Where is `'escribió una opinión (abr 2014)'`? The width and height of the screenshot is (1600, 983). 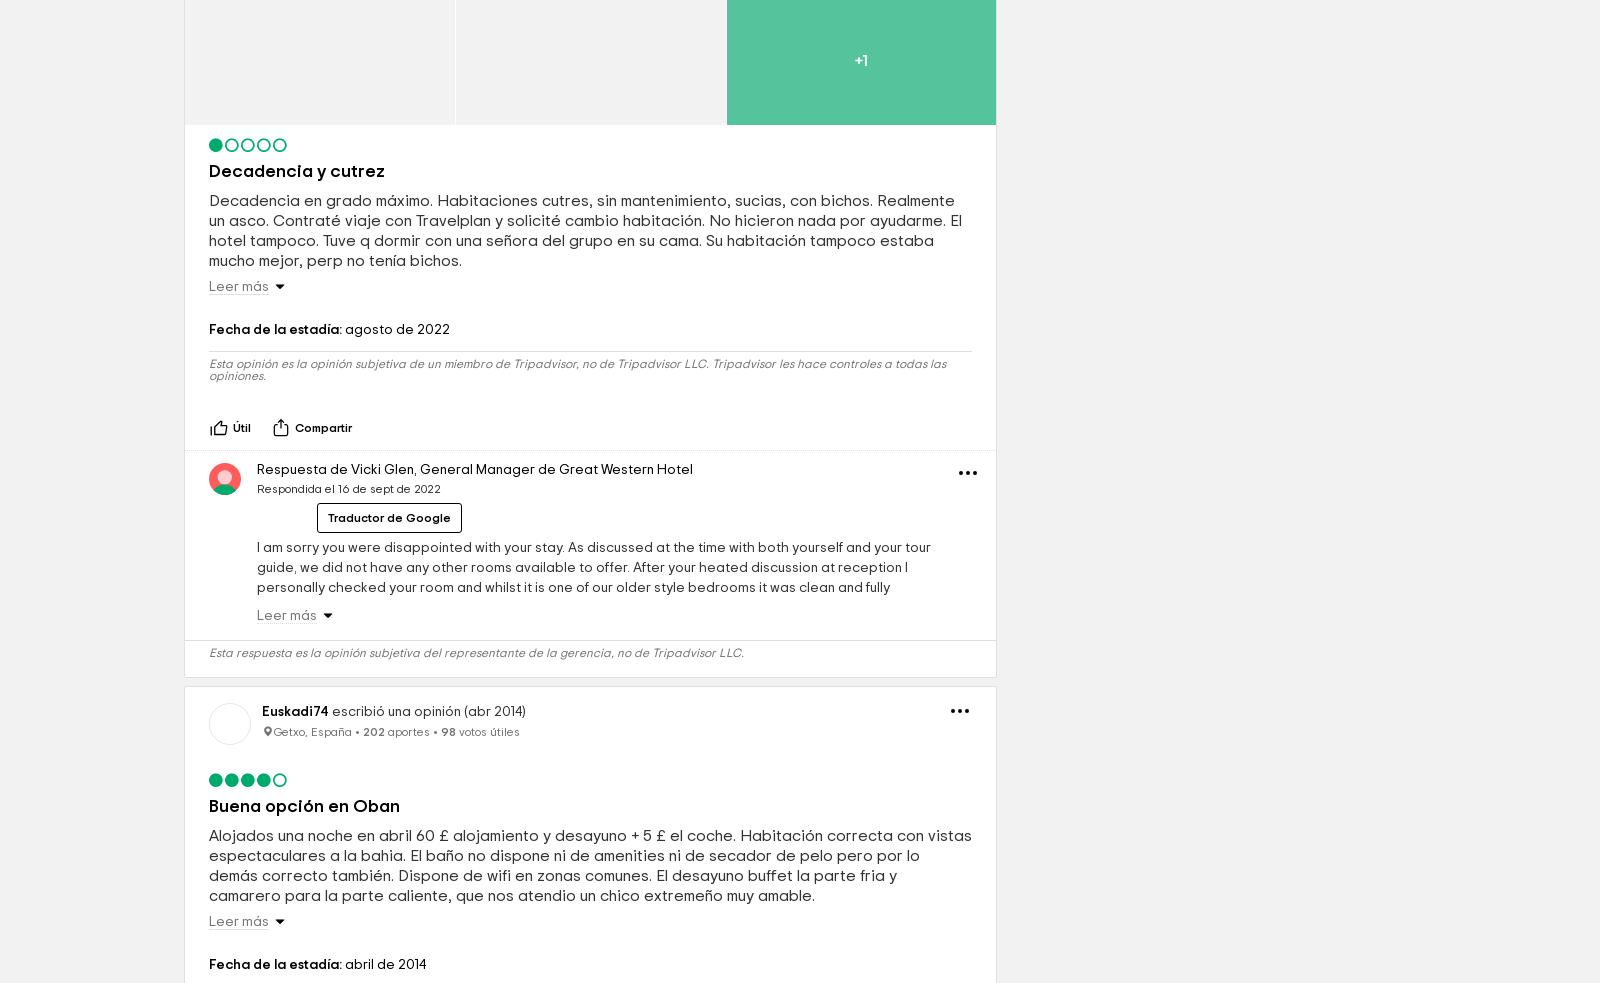 'escribió una opinión (abr 2014)' is located at coordinates (328, 850).